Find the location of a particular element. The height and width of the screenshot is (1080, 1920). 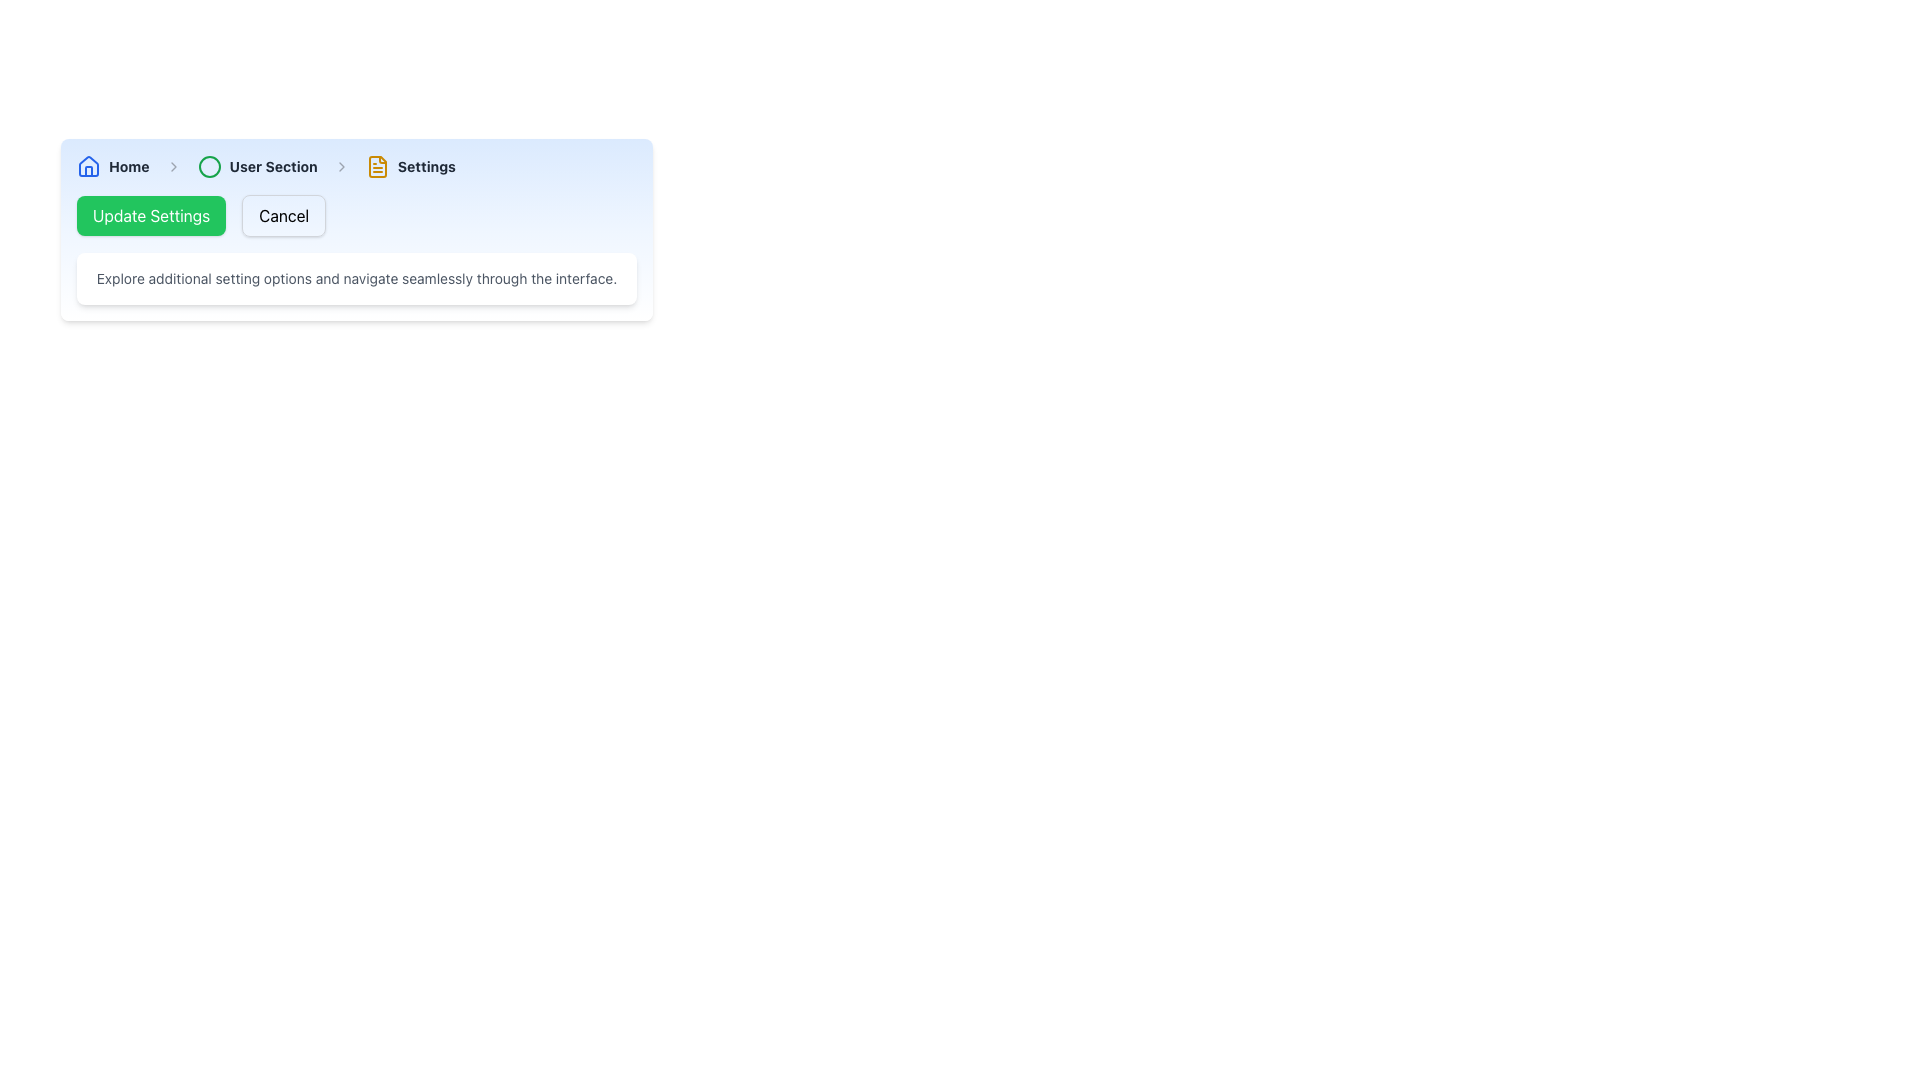

the text element displaying 'Explore additional setting options and navigate seamlessly through the interface.', which is styled in light gray and positioned below the 'Update Settings' and 'Cancel' buttons is located at coordinates (356, 278).